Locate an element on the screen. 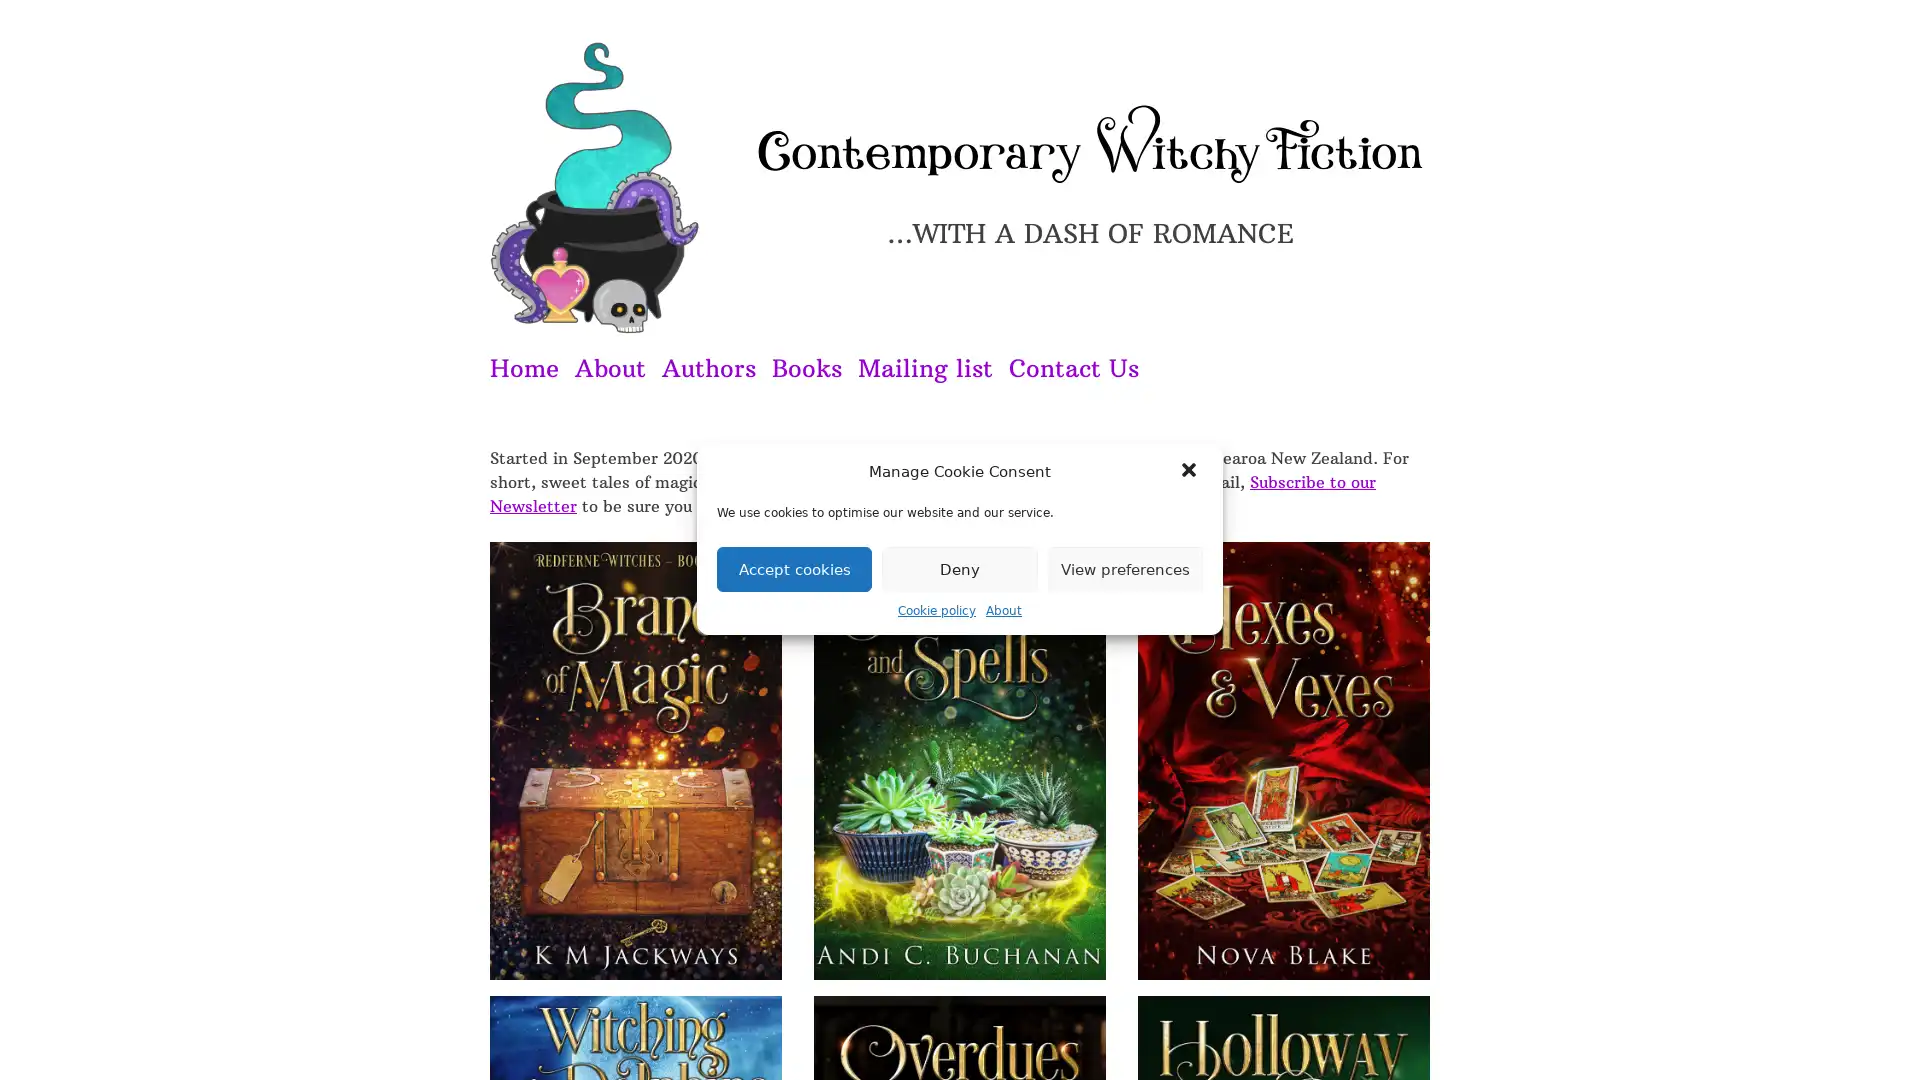  Deny is located at coordinates (958, 569).